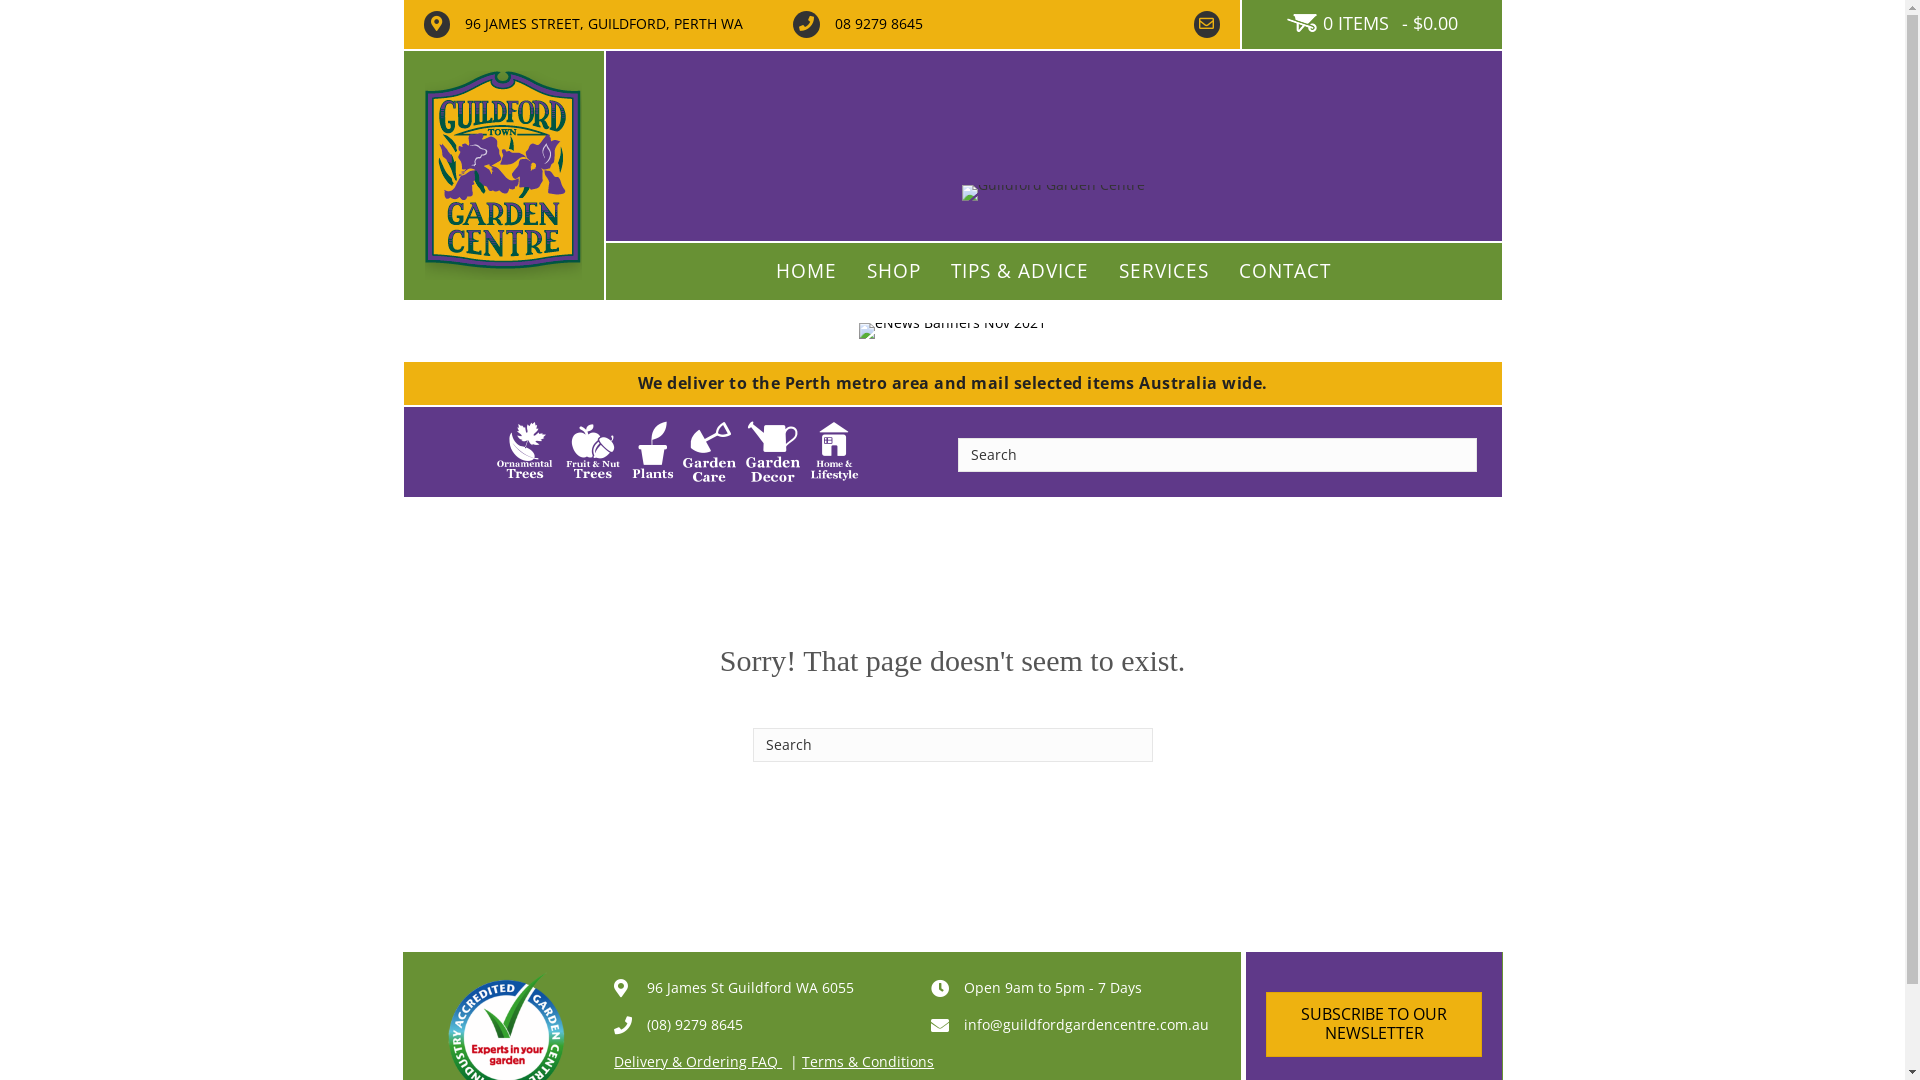  Describe the element at coordinates (1163, 272) in the screenshot. I see `'SERVICES'` at that location.